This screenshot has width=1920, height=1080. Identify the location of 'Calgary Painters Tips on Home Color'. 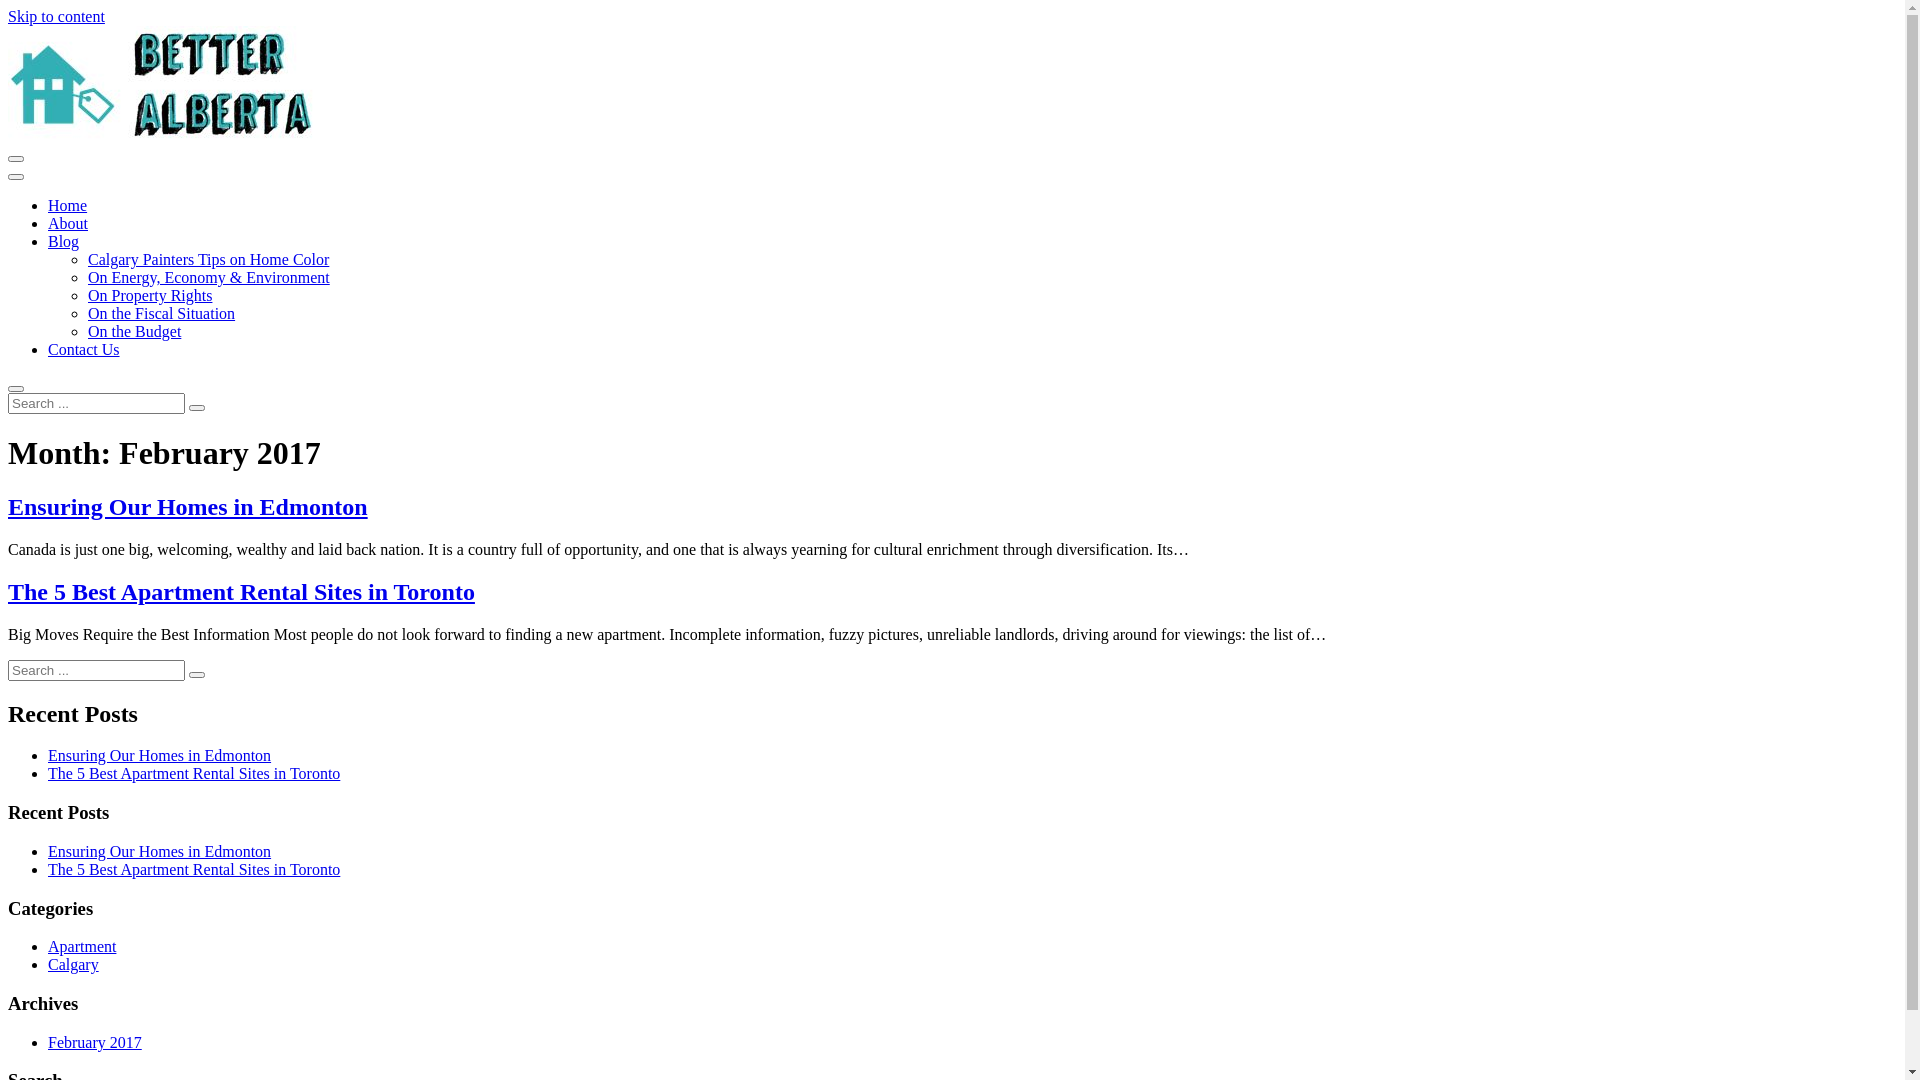
(208, 258).